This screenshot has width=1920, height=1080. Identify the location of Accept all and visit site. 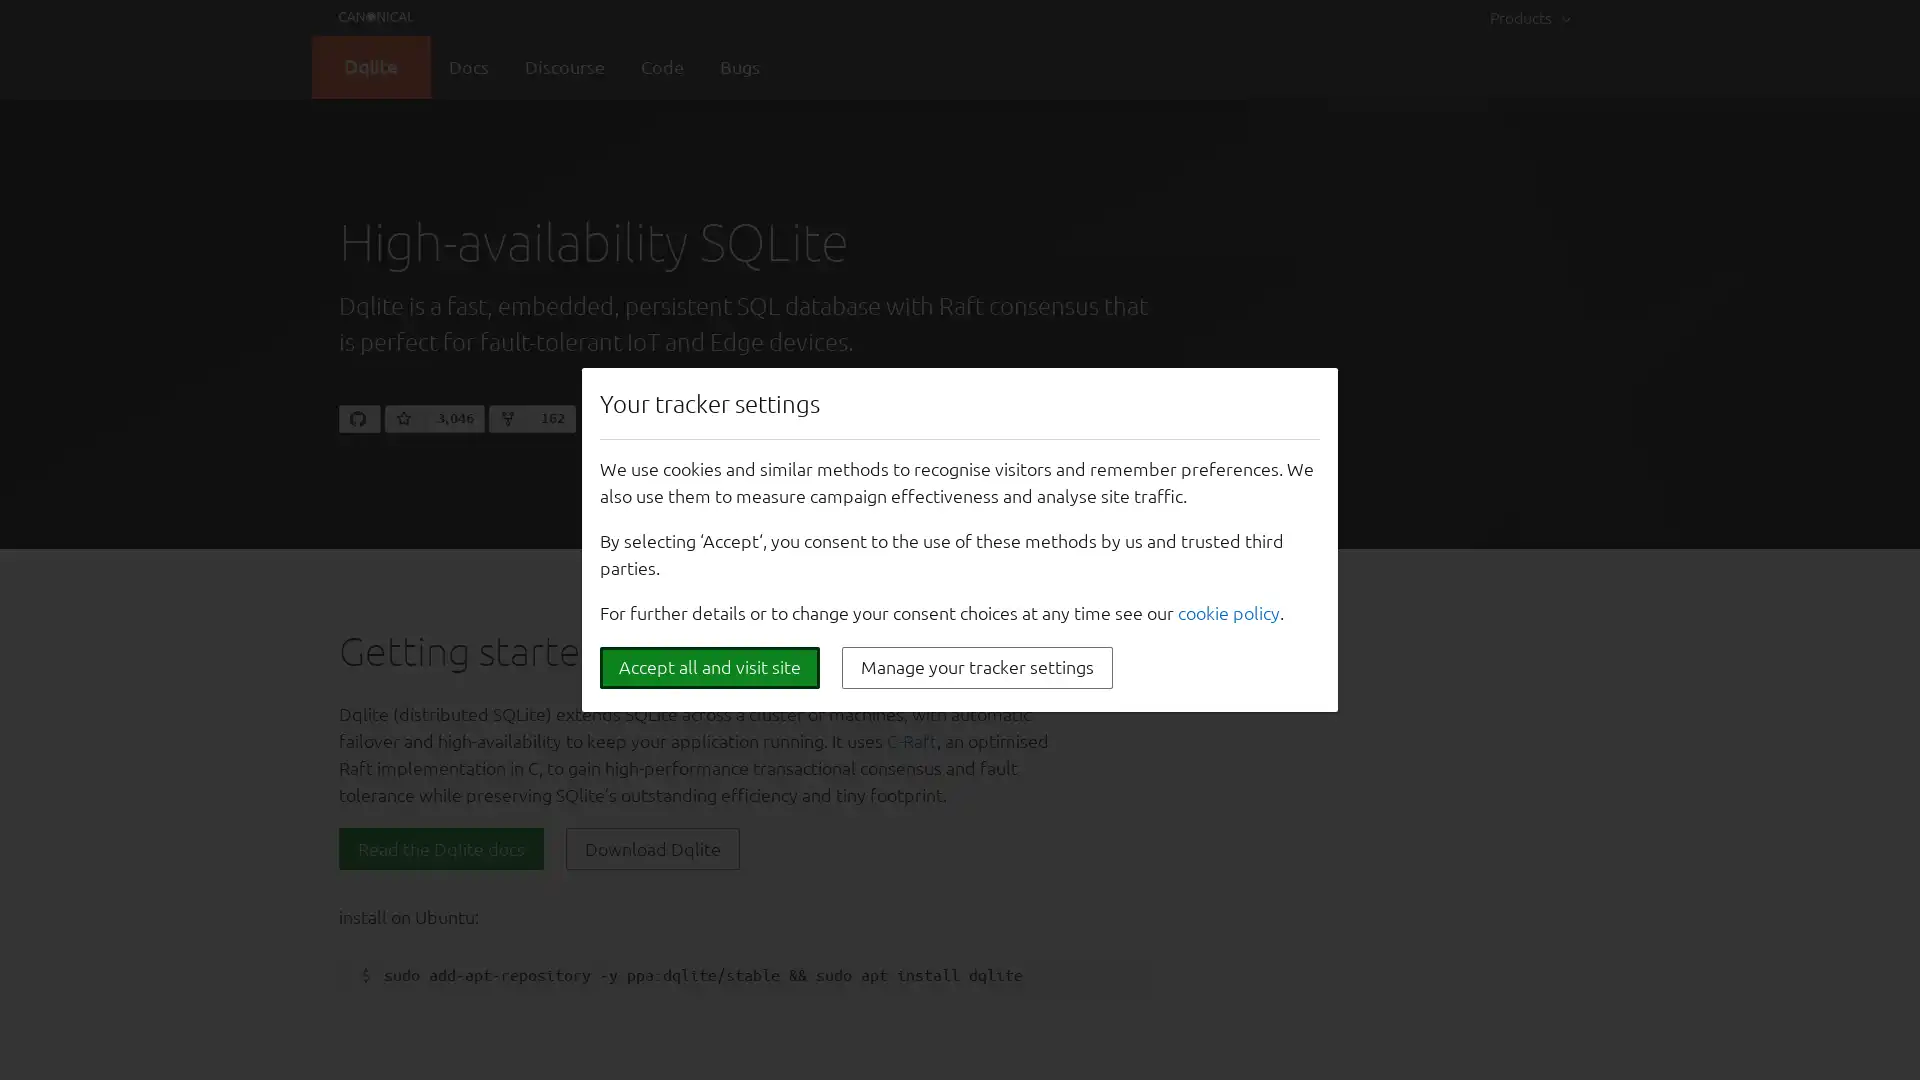
(710, 667).